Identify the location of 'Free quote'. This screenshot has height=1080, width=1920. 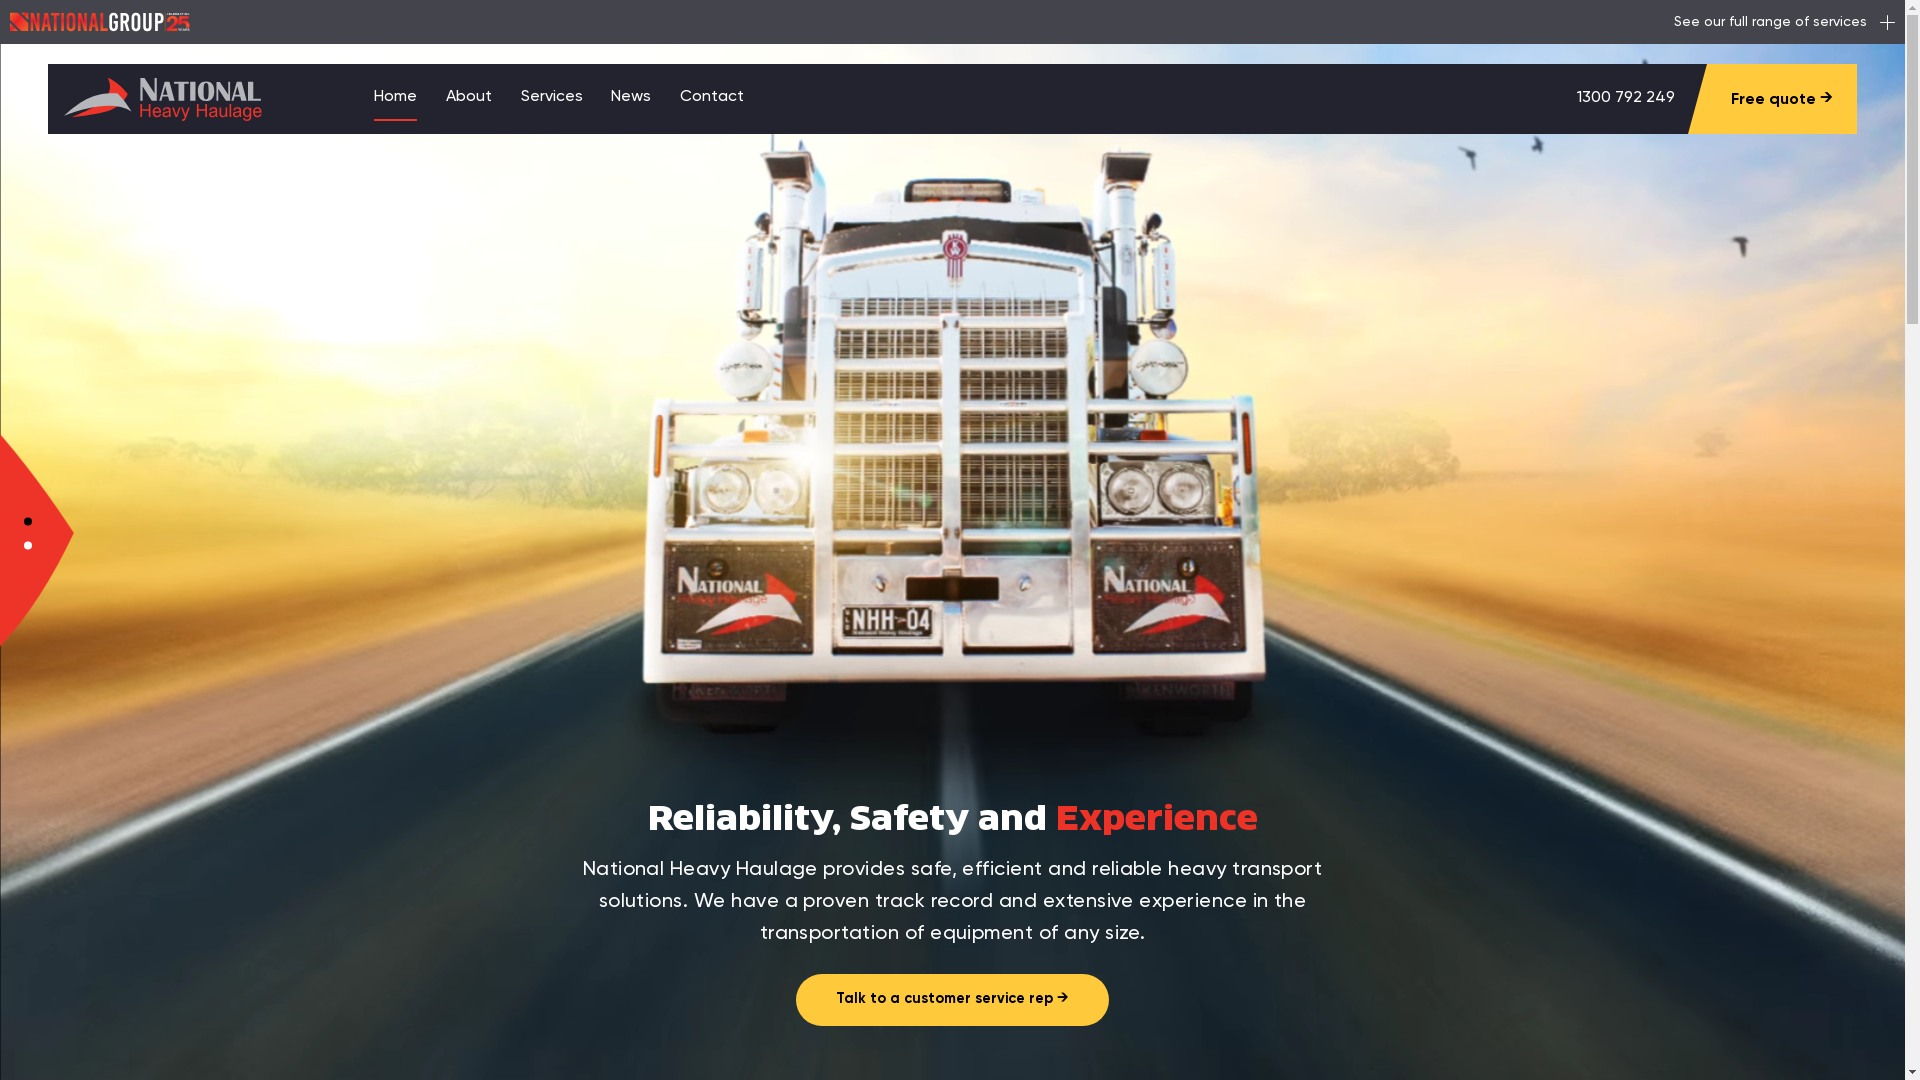
(1781, 99).